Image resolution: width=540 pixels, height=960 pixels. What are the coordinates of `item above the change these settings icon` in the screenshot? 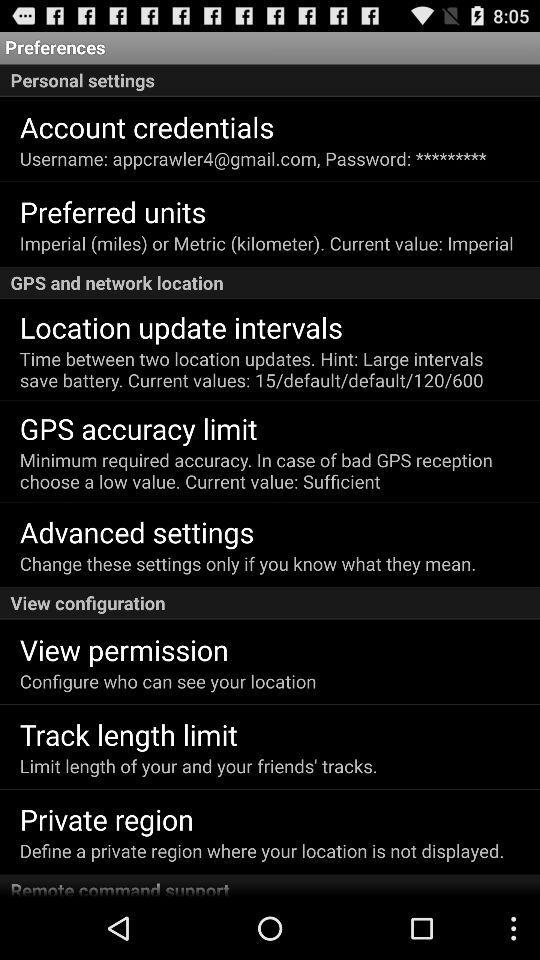 It's located at (136, 530).